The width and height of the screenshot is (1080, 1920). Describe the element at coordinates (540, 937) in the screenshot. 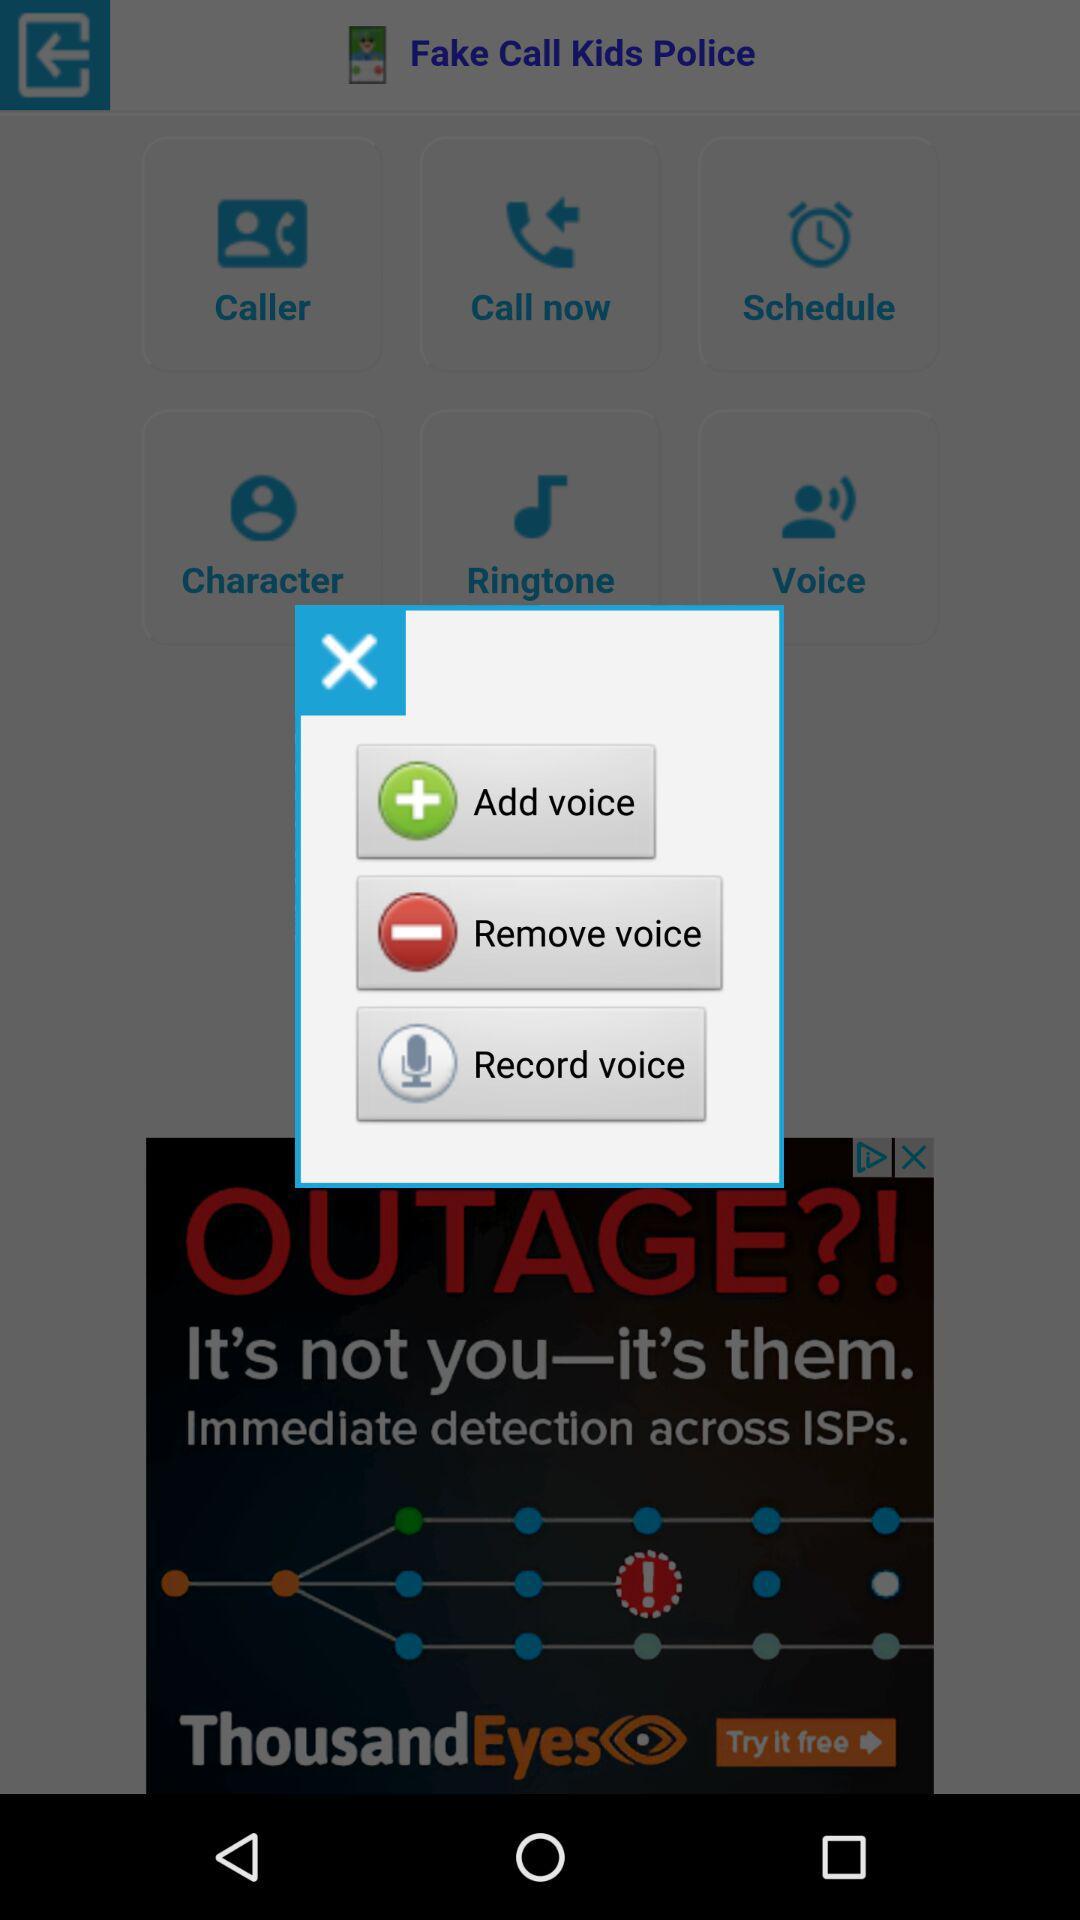

I see `item above the record voice` at that location.